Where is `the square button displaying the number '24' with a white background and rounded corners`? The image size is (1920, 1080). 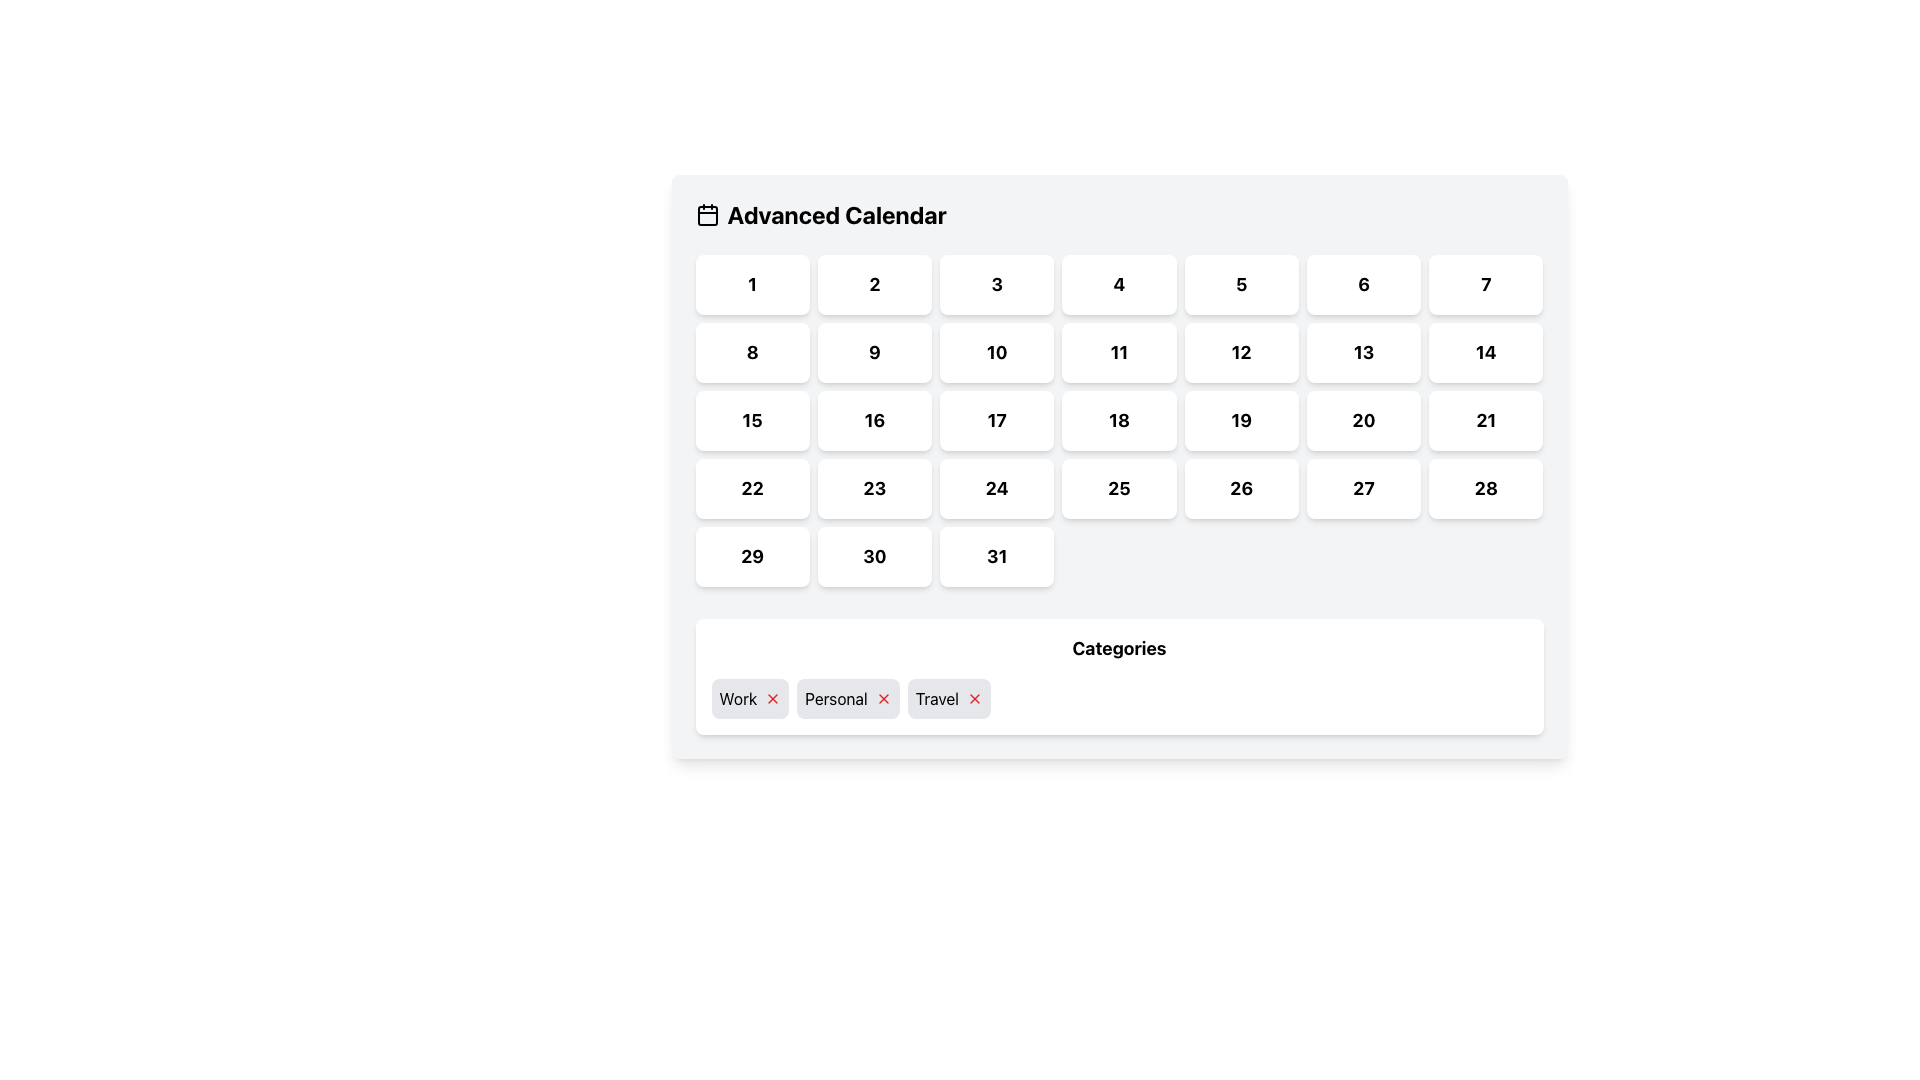 the square button displaying the number '24' with a white background and rounded corners is located at coordinates (997, 489).